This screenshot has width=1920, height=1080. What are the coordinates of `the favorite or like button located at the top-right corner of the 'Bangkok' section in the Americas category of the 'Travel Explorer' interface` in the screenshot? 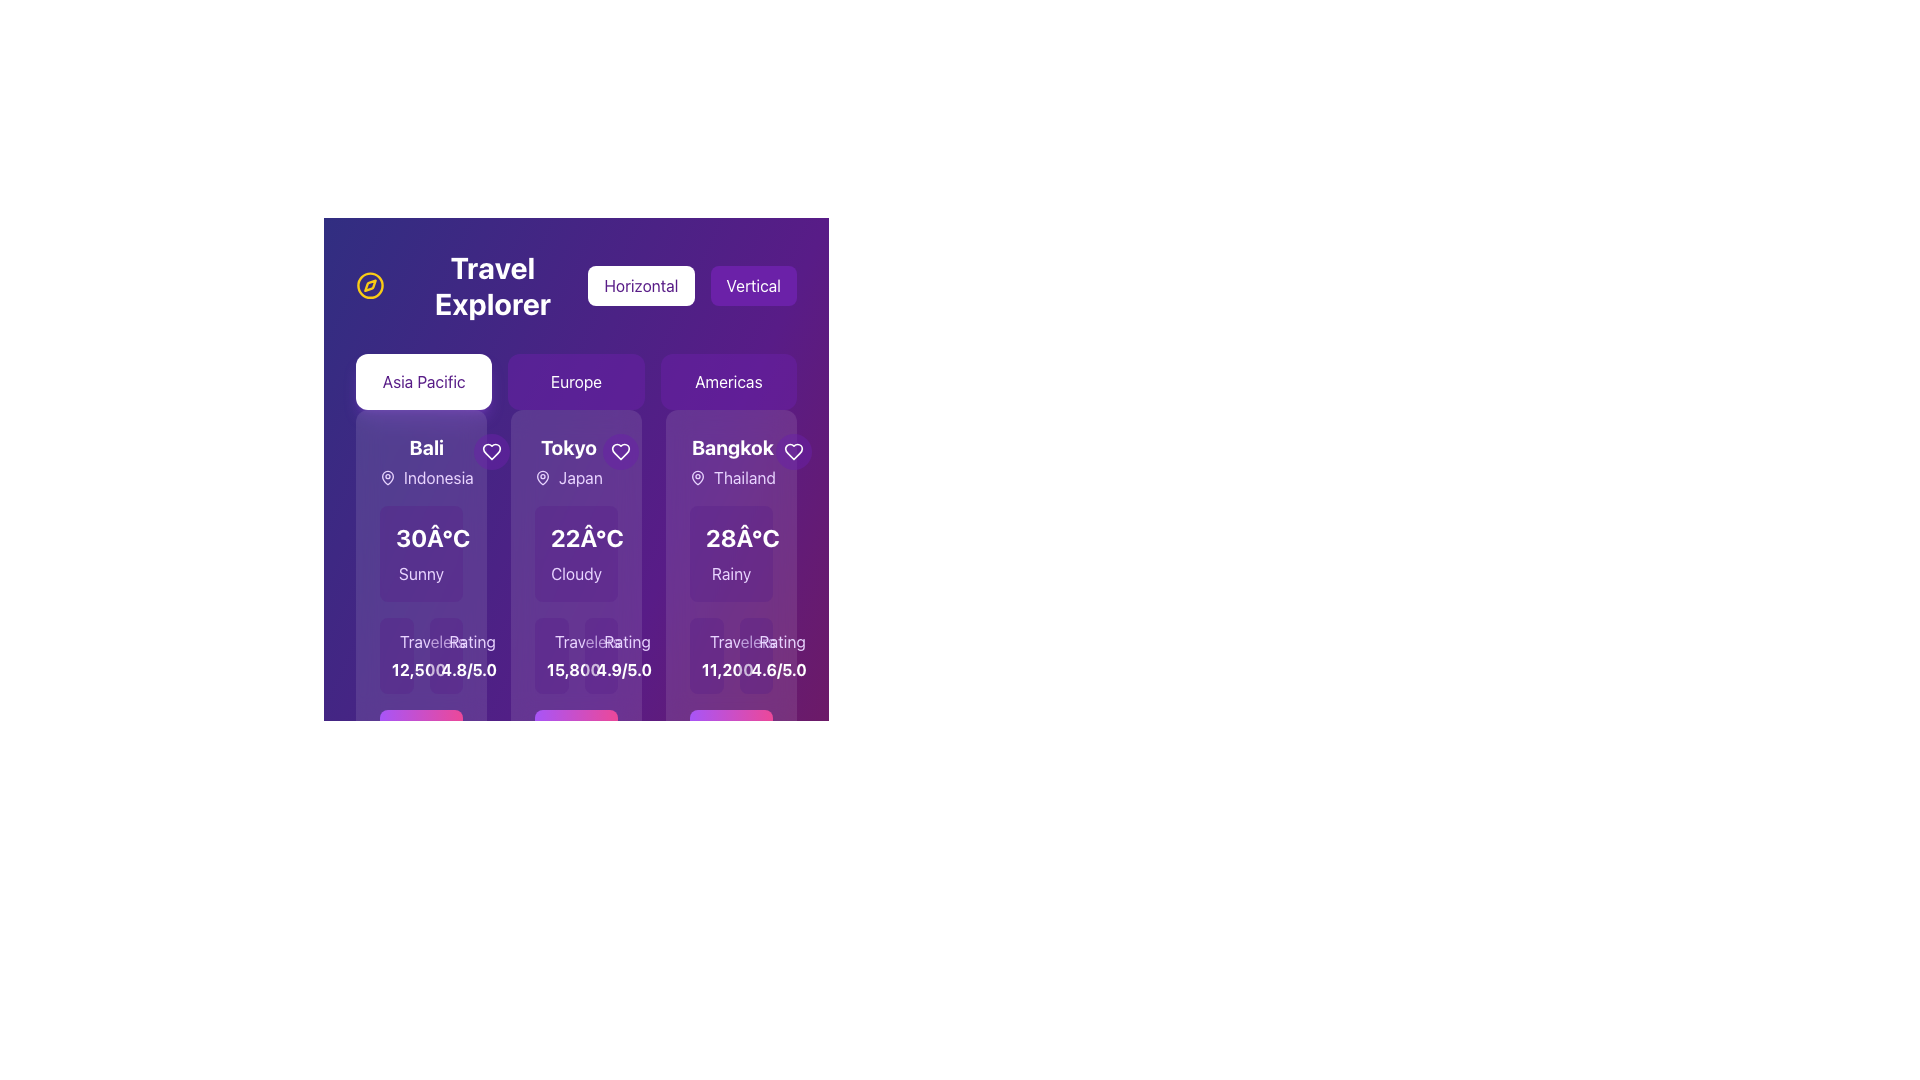 It's located at (792, 451).